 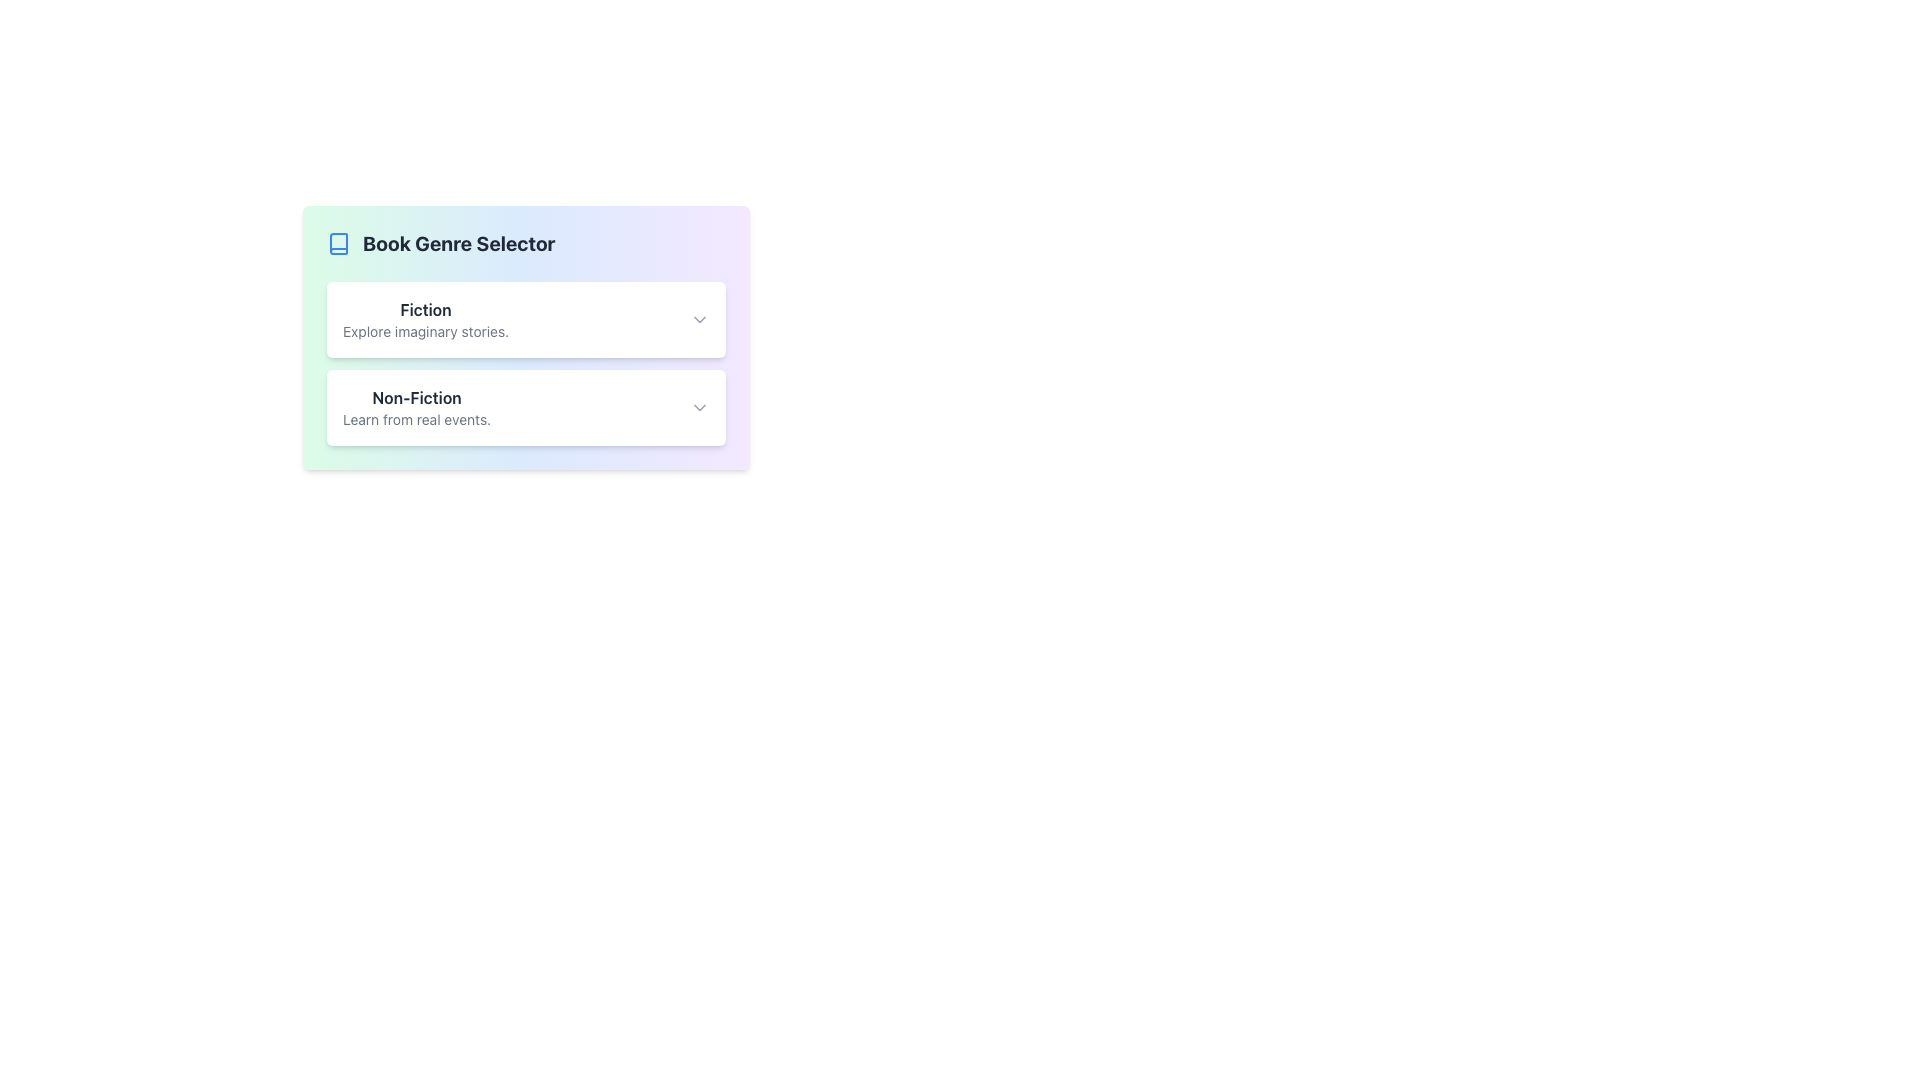 What do you see at coordinates (416, 407) in the screenshot?
I see `the 'Non-Fiction' text label, which features a bolded title and a subtitle, located in the 'Book Genre Selector' section under 'Fiction'` at bounding box center [416, 407].